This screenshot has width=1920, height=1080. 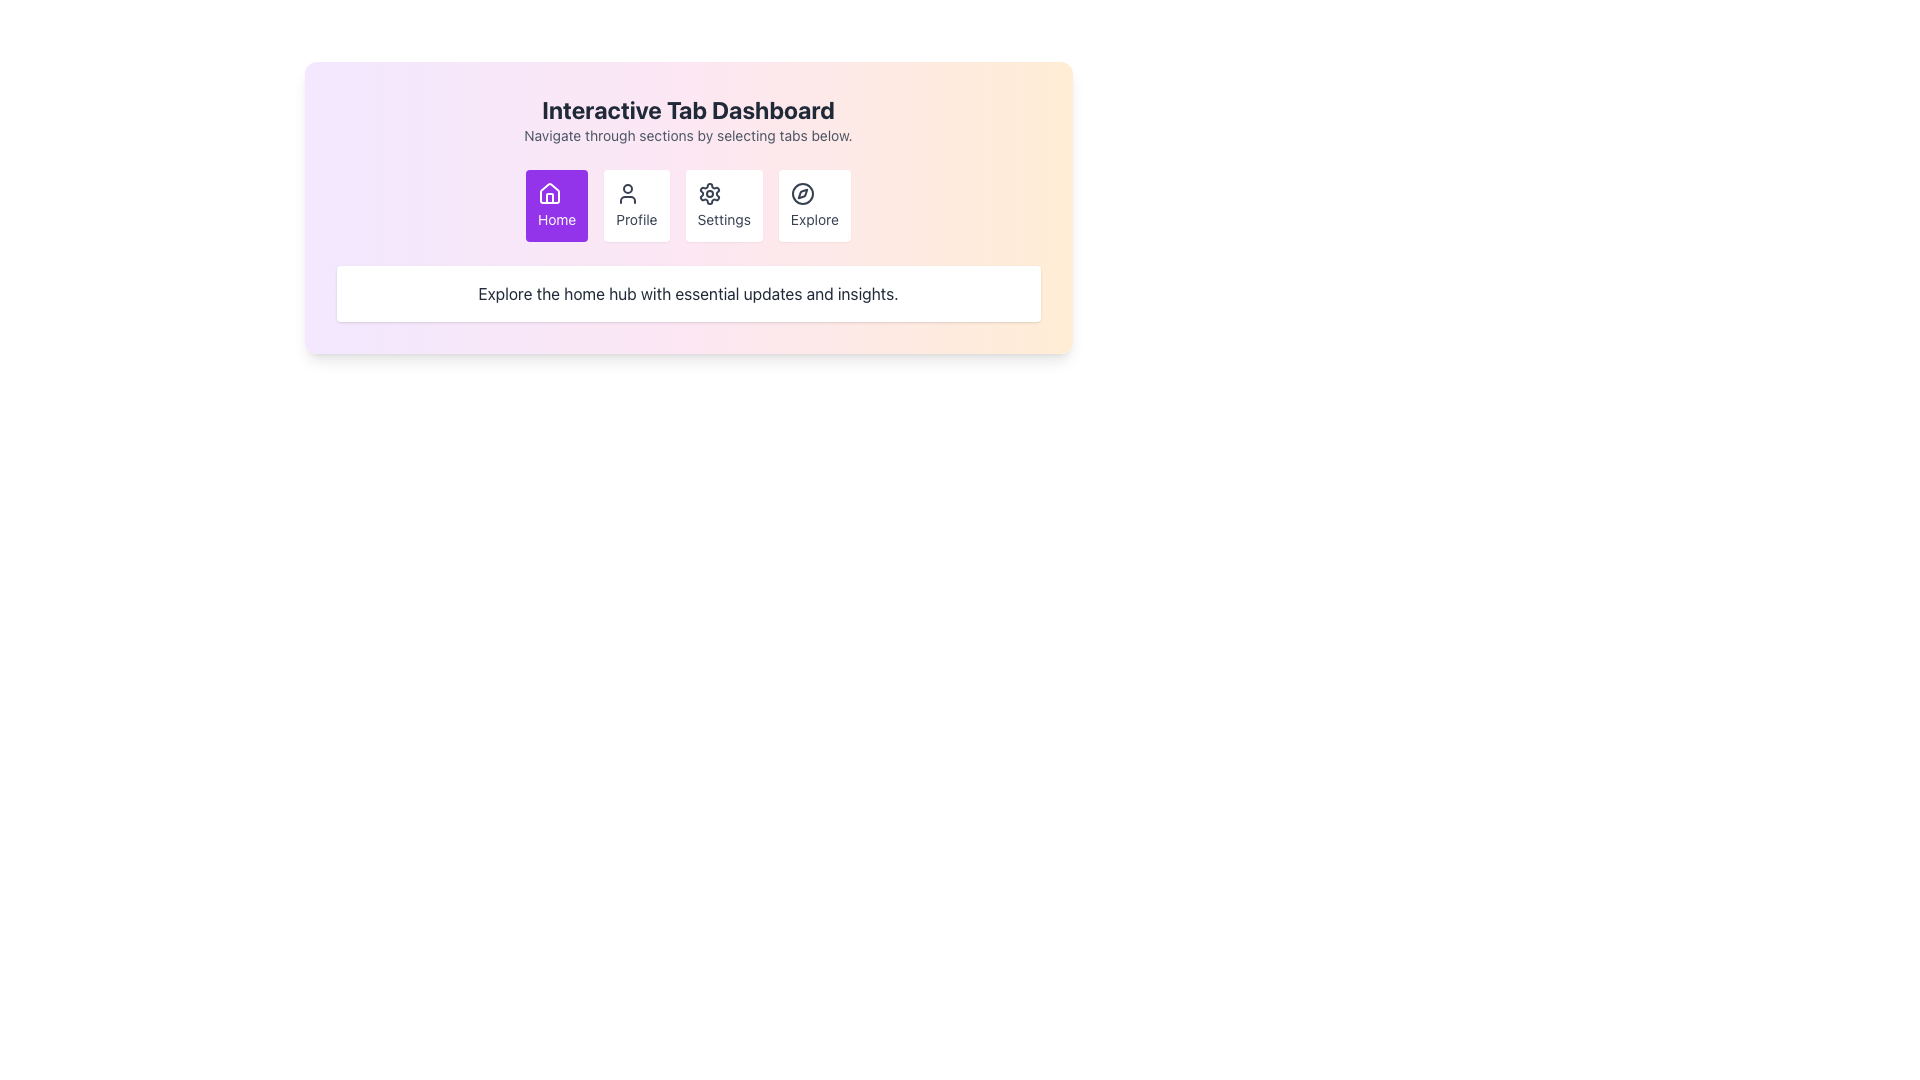 What do you see at coordinates (723, 205) in the screenshot?
I see `the button that navigates to the Settings section of the application, located under the 'Interactive Tab Dashboard' header, as the third button from the left, to interact with accessibility features` at bounding box center [723, 205].